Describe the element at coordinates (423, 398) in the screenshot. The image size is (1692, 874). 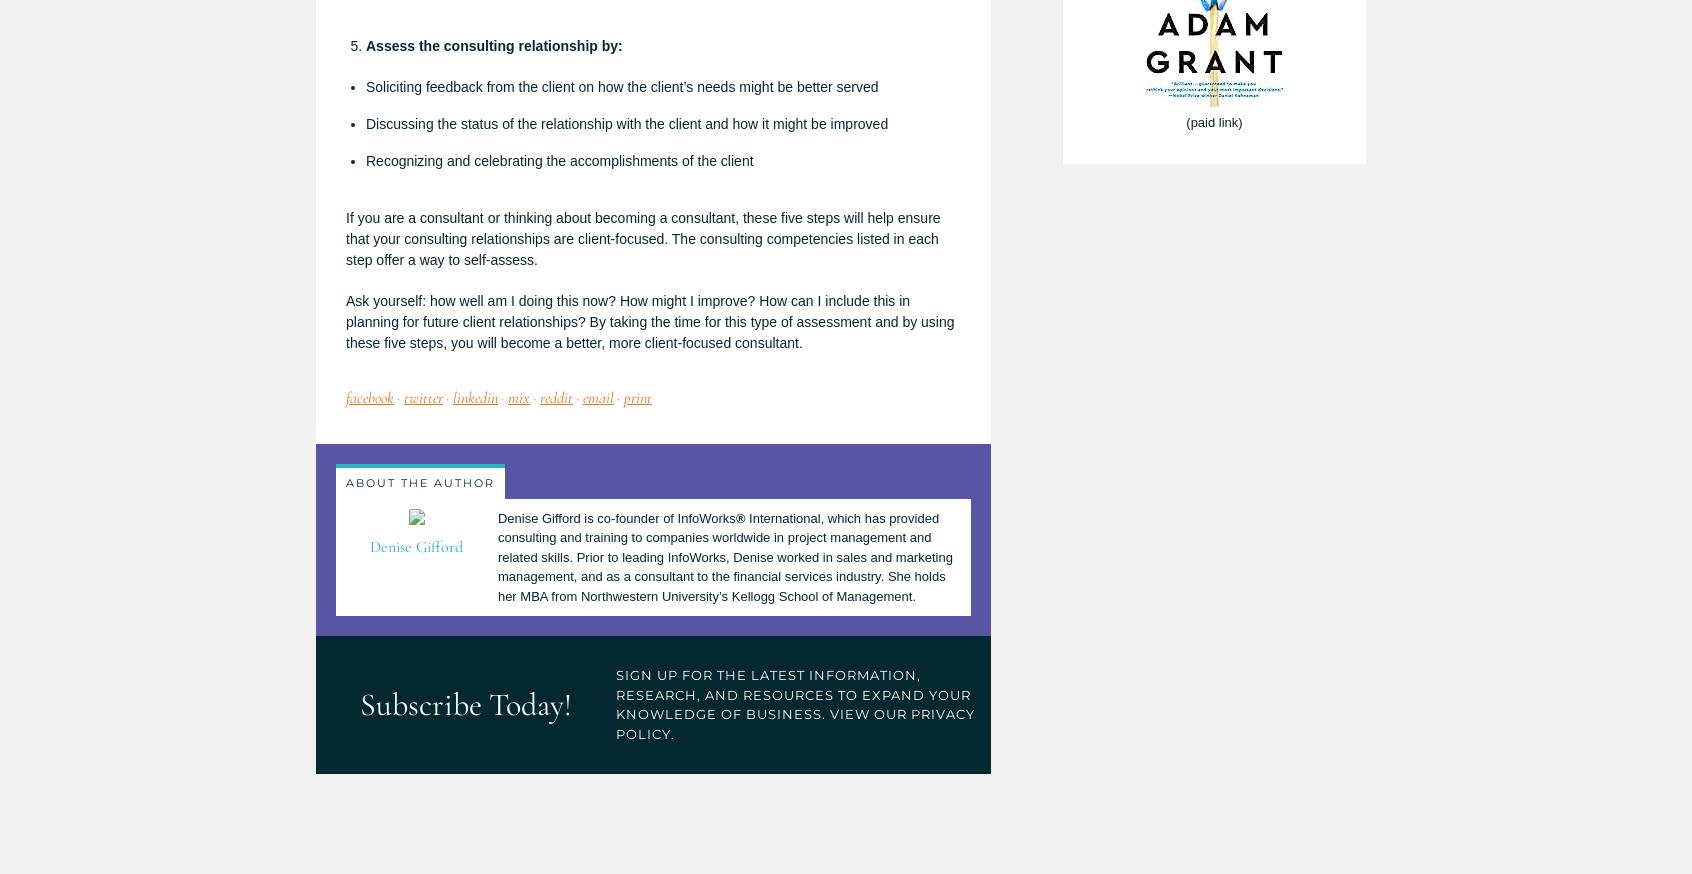
I see `'twitter'` at that location.